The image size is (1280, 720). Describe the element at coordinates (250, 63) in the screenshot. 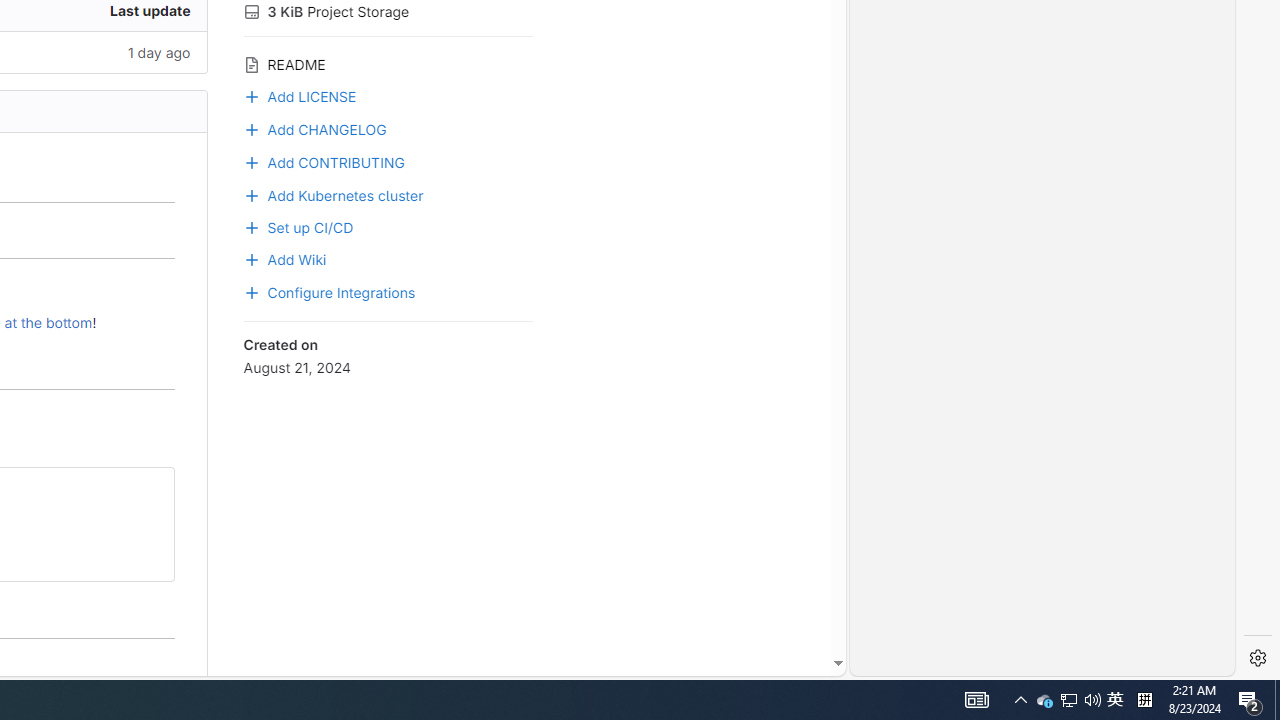

I see `'Class: s16 icon gl-mr-3 gl-text-gray-500'` at that location.